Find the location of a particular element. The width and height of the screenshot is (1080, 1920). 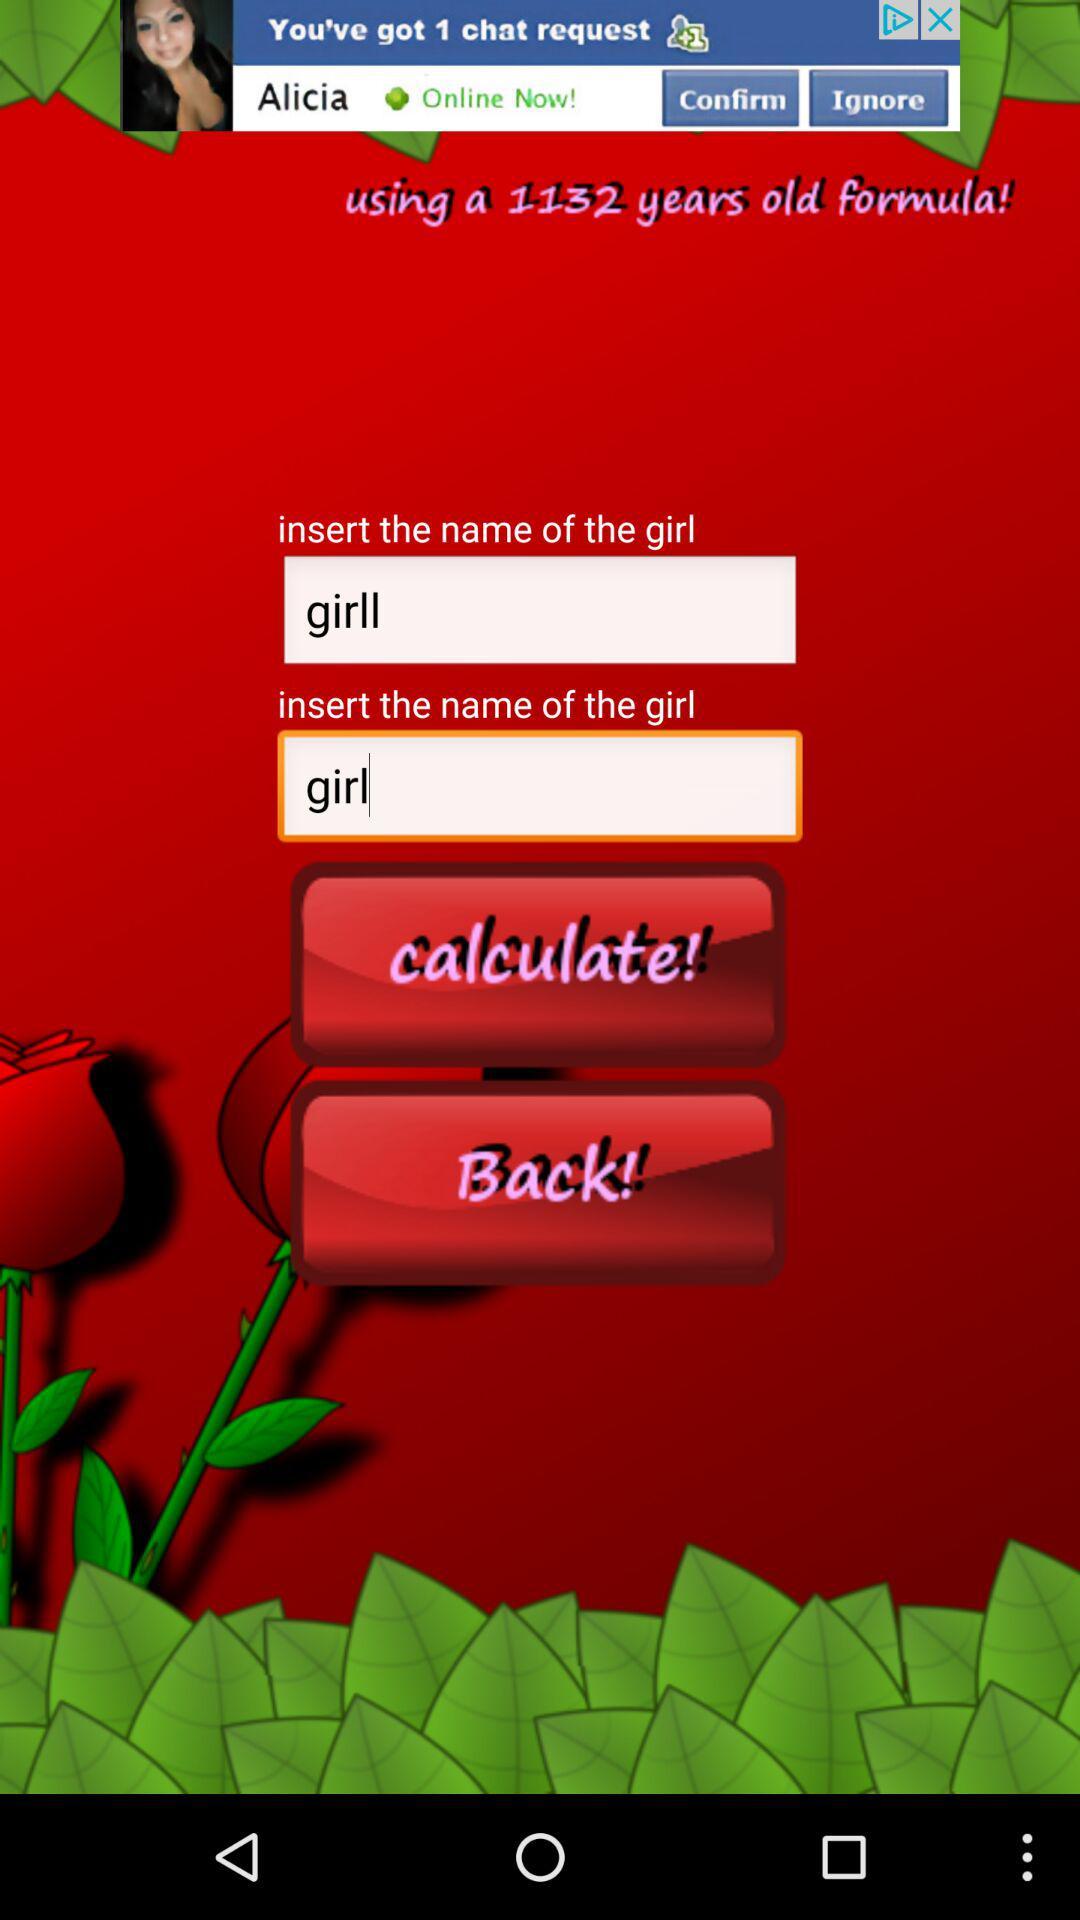

back button is located at coordinates (540, 1181).